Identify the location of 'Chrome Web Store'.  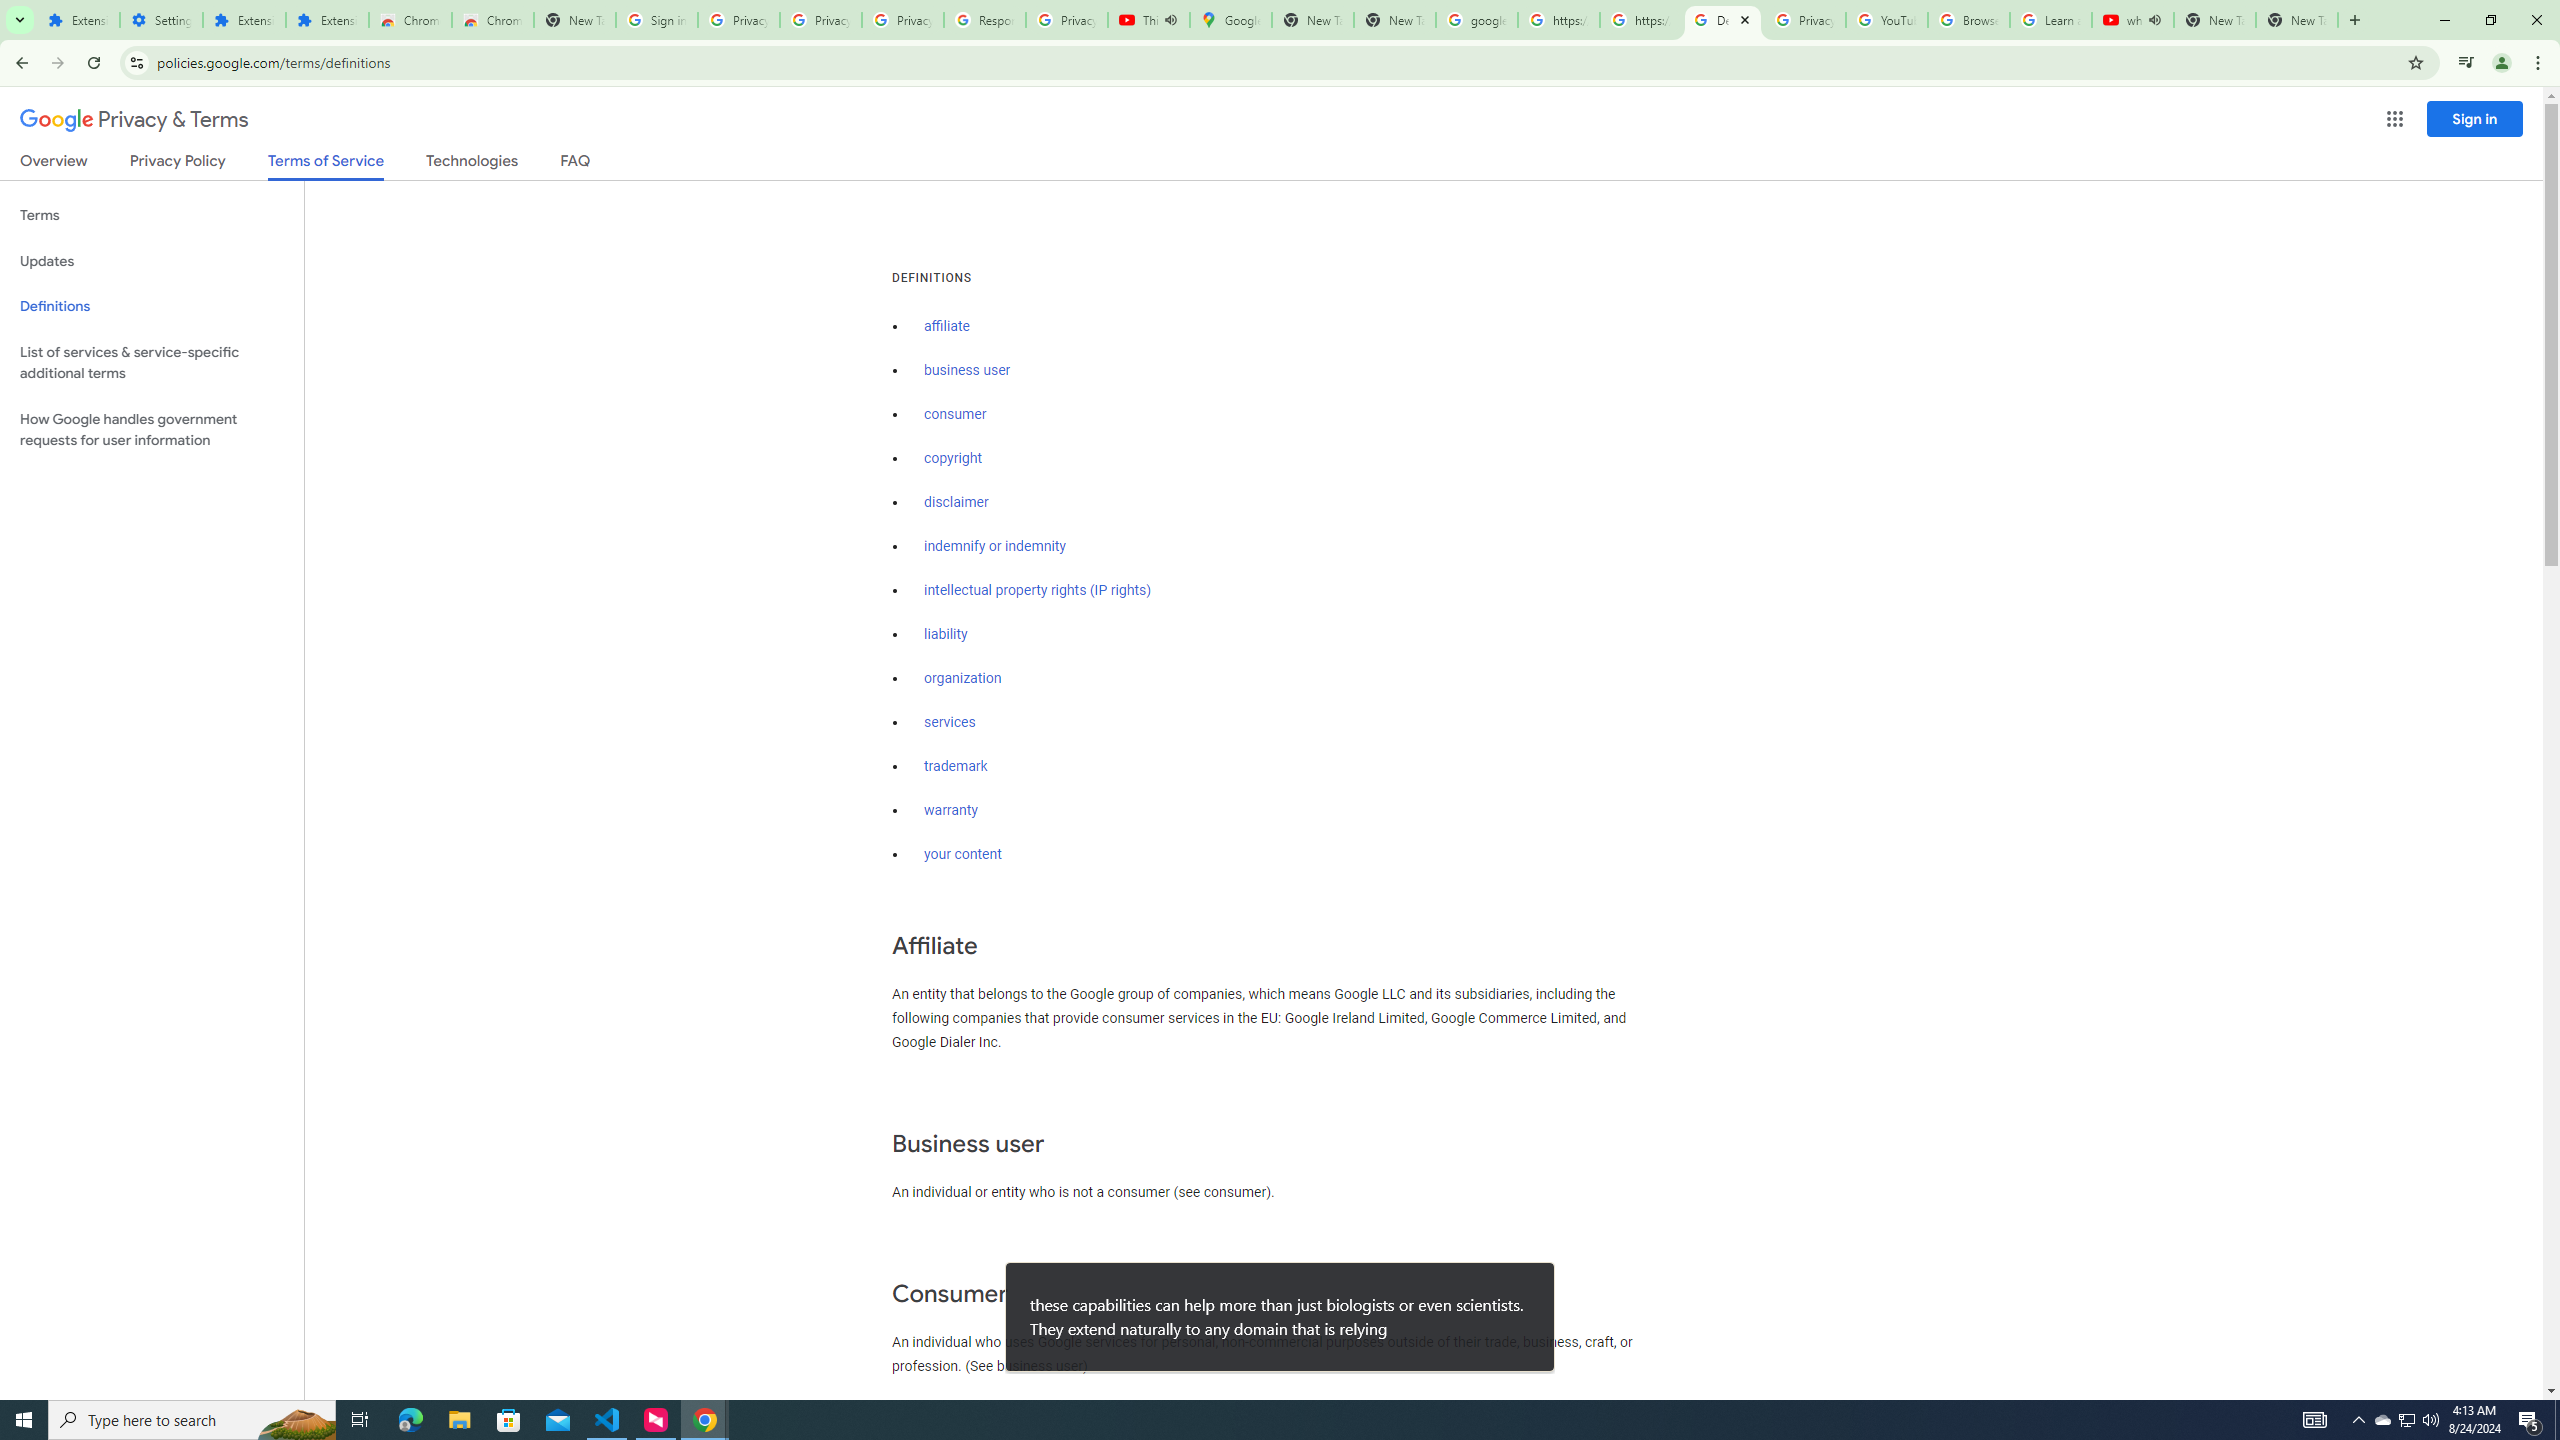
(409, 19).